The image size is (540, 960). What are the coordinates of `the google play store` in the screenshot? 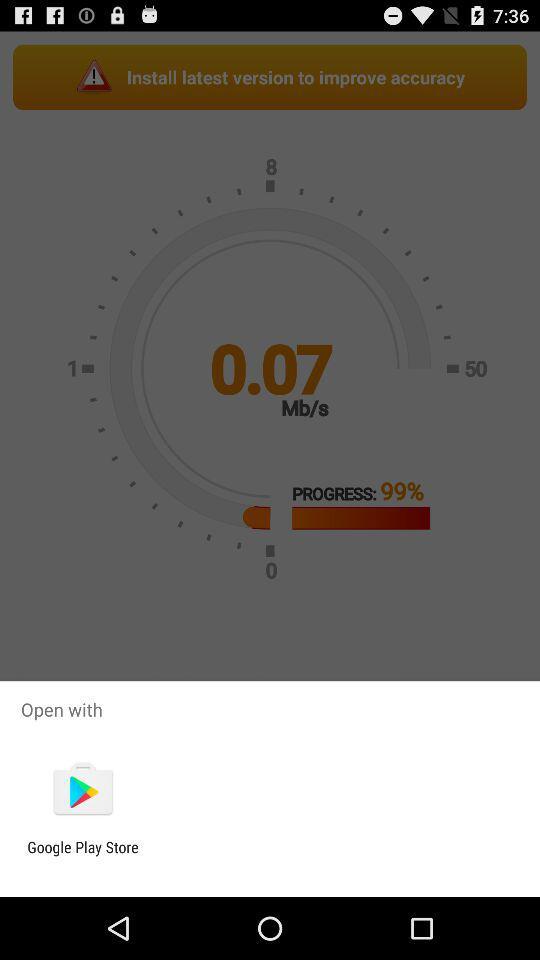 It's located at (82, 855).